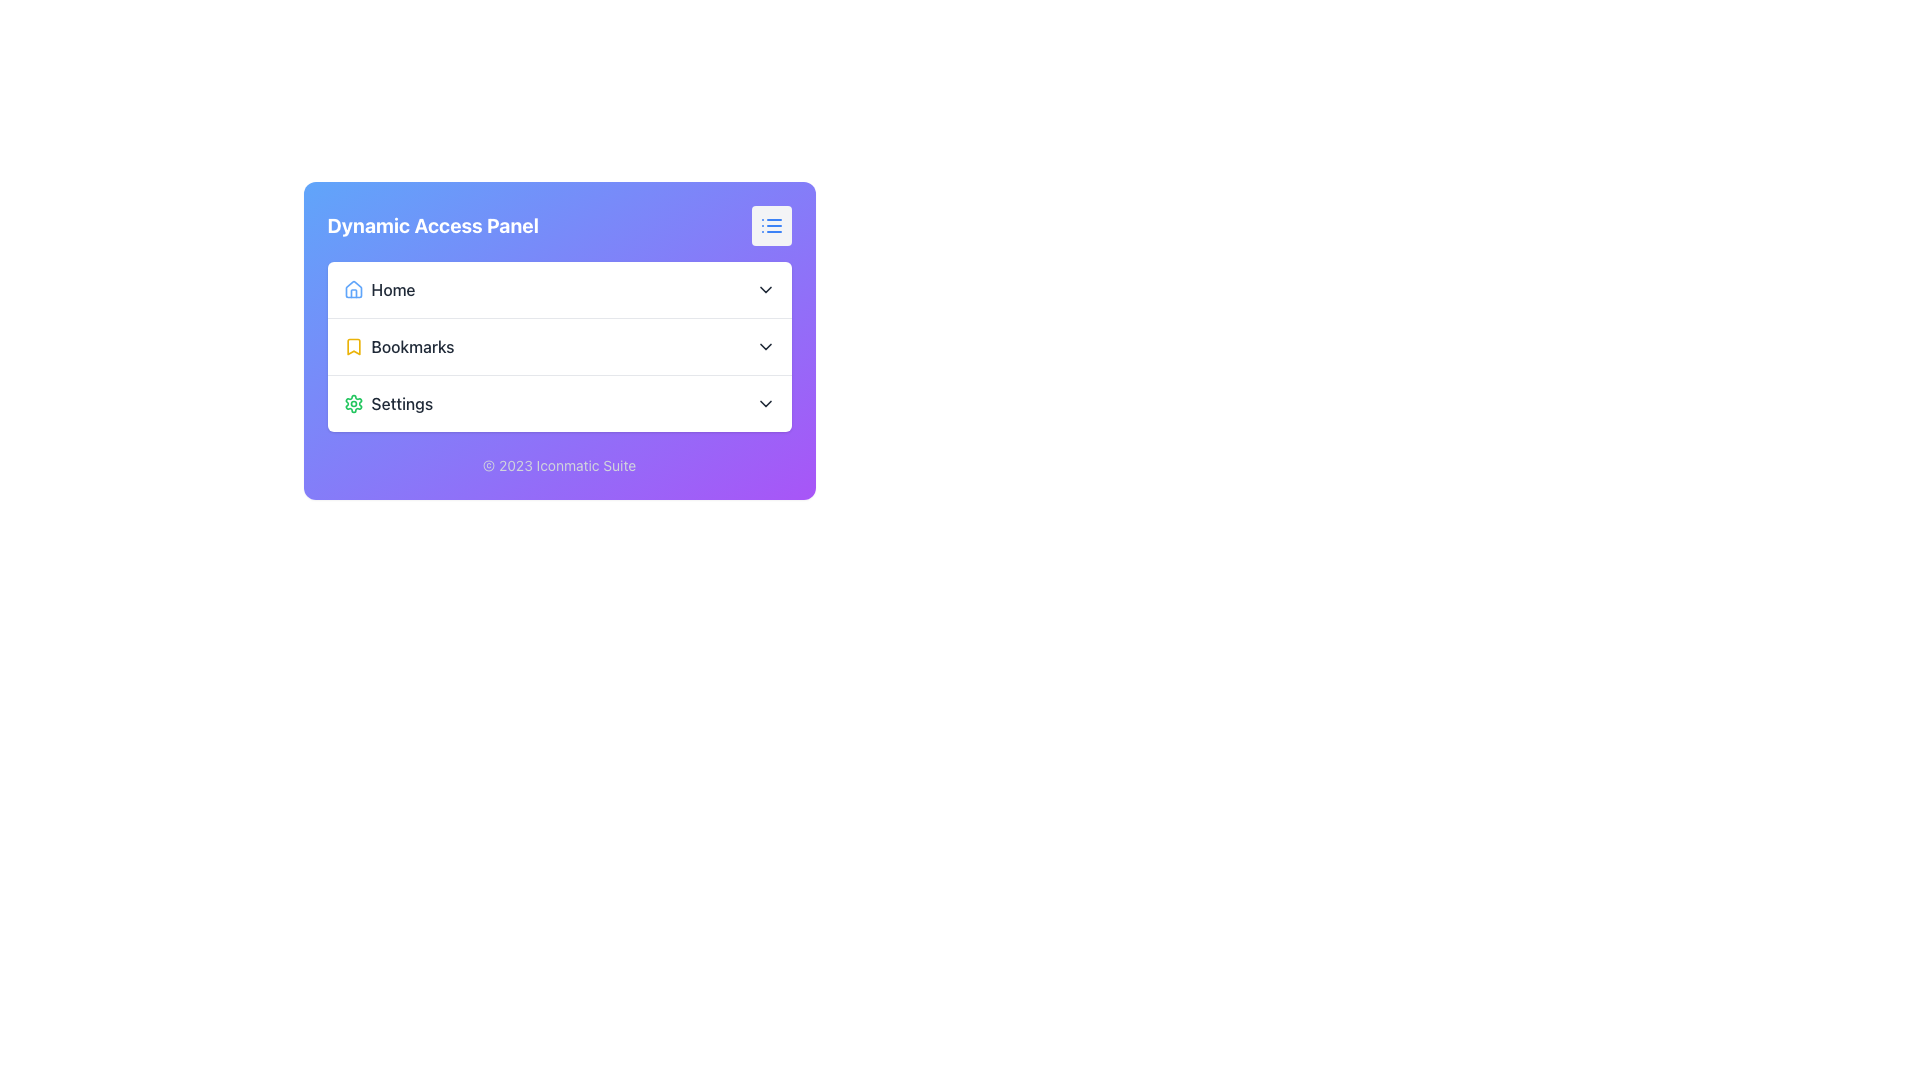 The width and height of the screenshot is (1920, 1080). Describe the element at coordinates (353, 404) in the screenshot. I see `the inner component of the gear-shaped icon located at the bottom of the list, which is typically associated with settings or configuration` at that location.